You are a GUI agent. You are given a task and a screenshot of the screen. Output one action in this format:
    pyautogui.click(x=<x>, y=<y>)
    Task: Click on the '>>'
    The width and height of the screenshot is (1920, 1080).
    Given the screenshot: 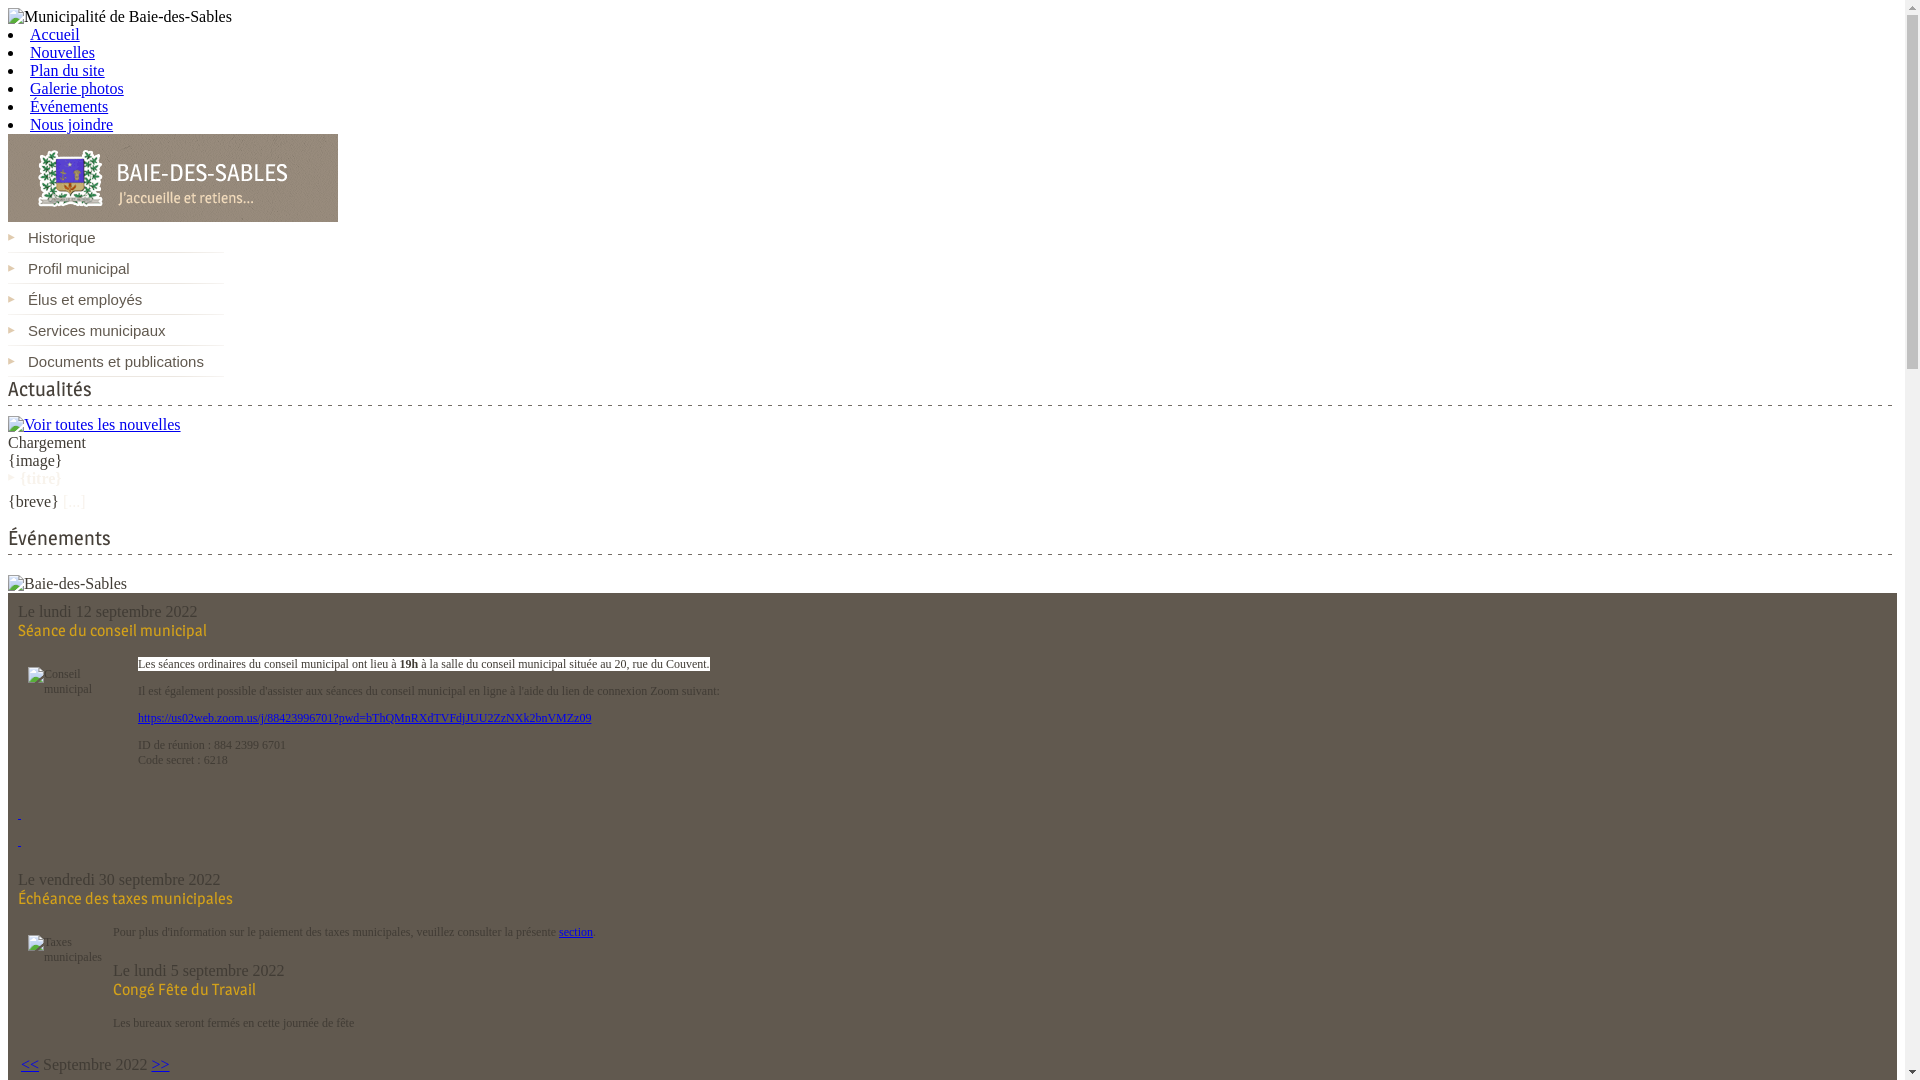 What is the action you would take?
    pyautogui.click(x=158, y=1063)
    